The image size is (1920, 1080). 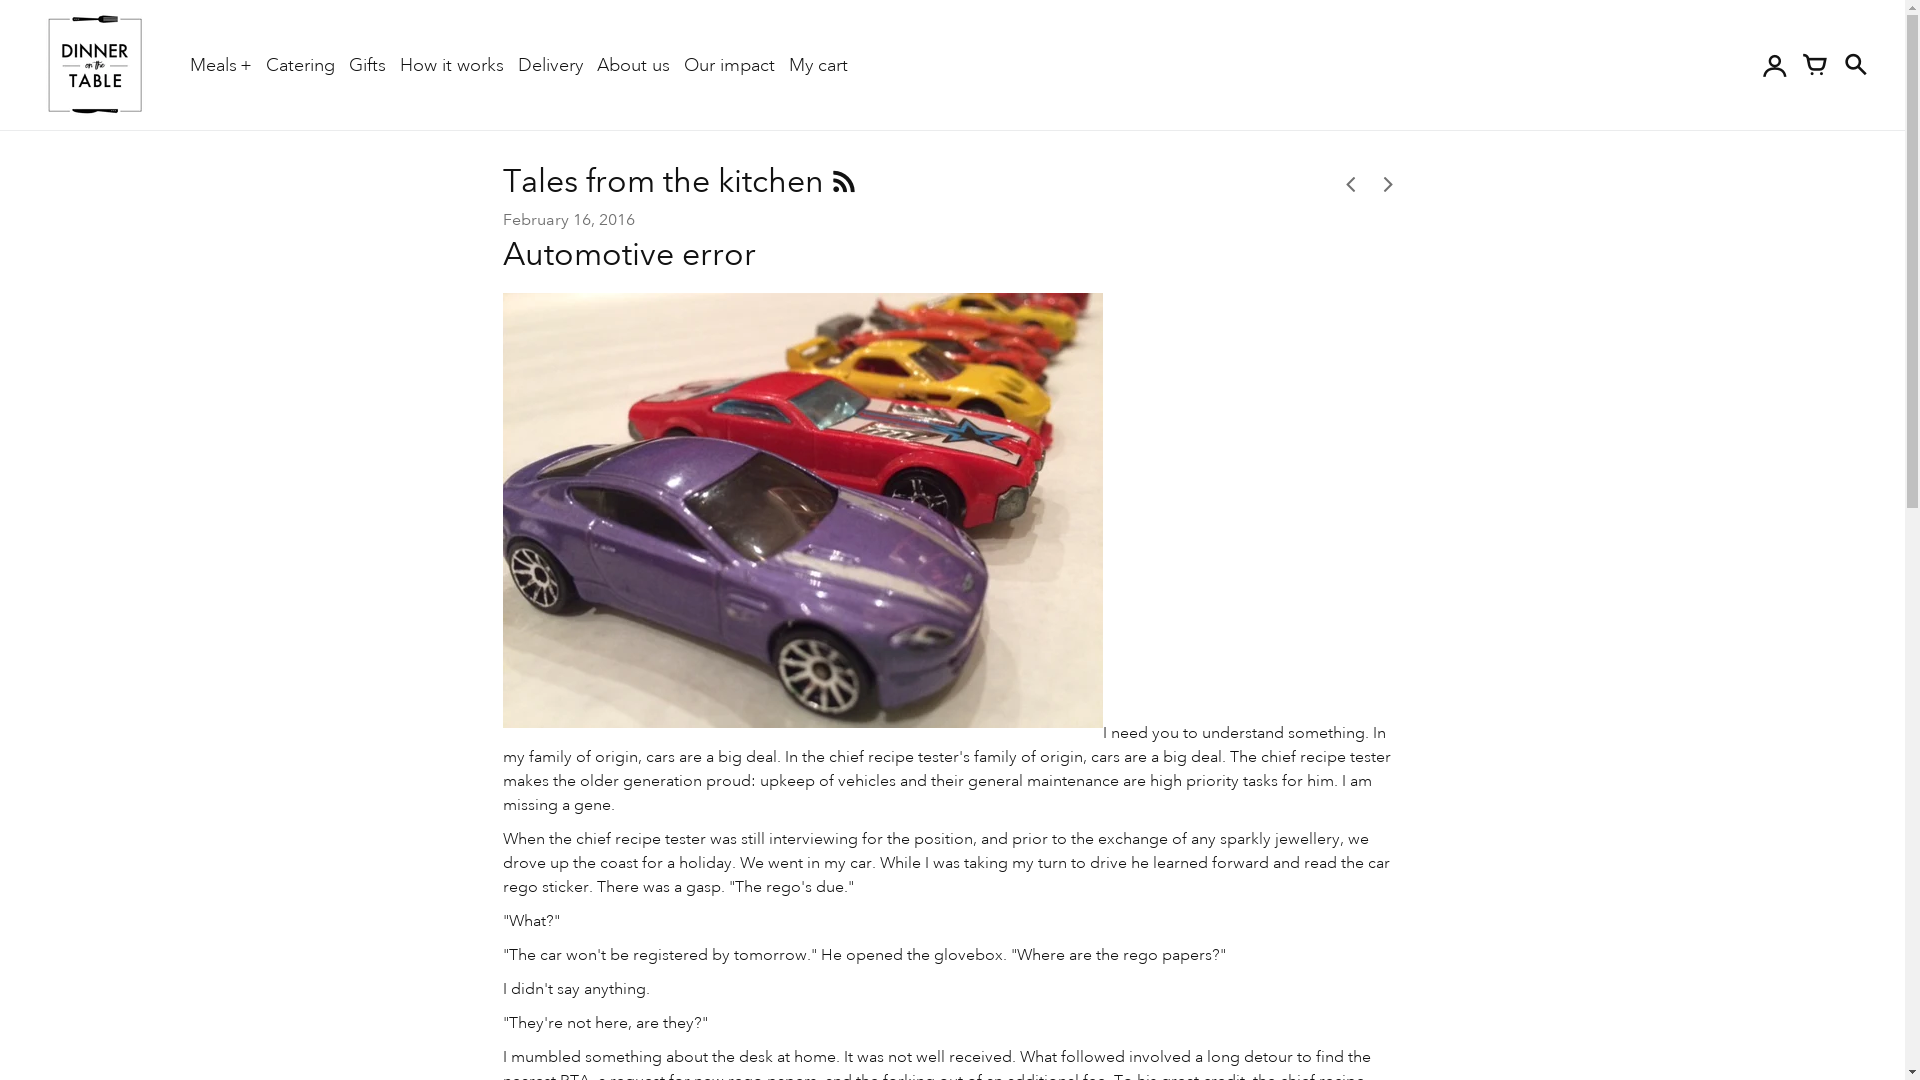 What do you see at coordinates (666, 180) in the screenshot?
I see `'Tales from the kitchen'` at bounding box center [666, 180].